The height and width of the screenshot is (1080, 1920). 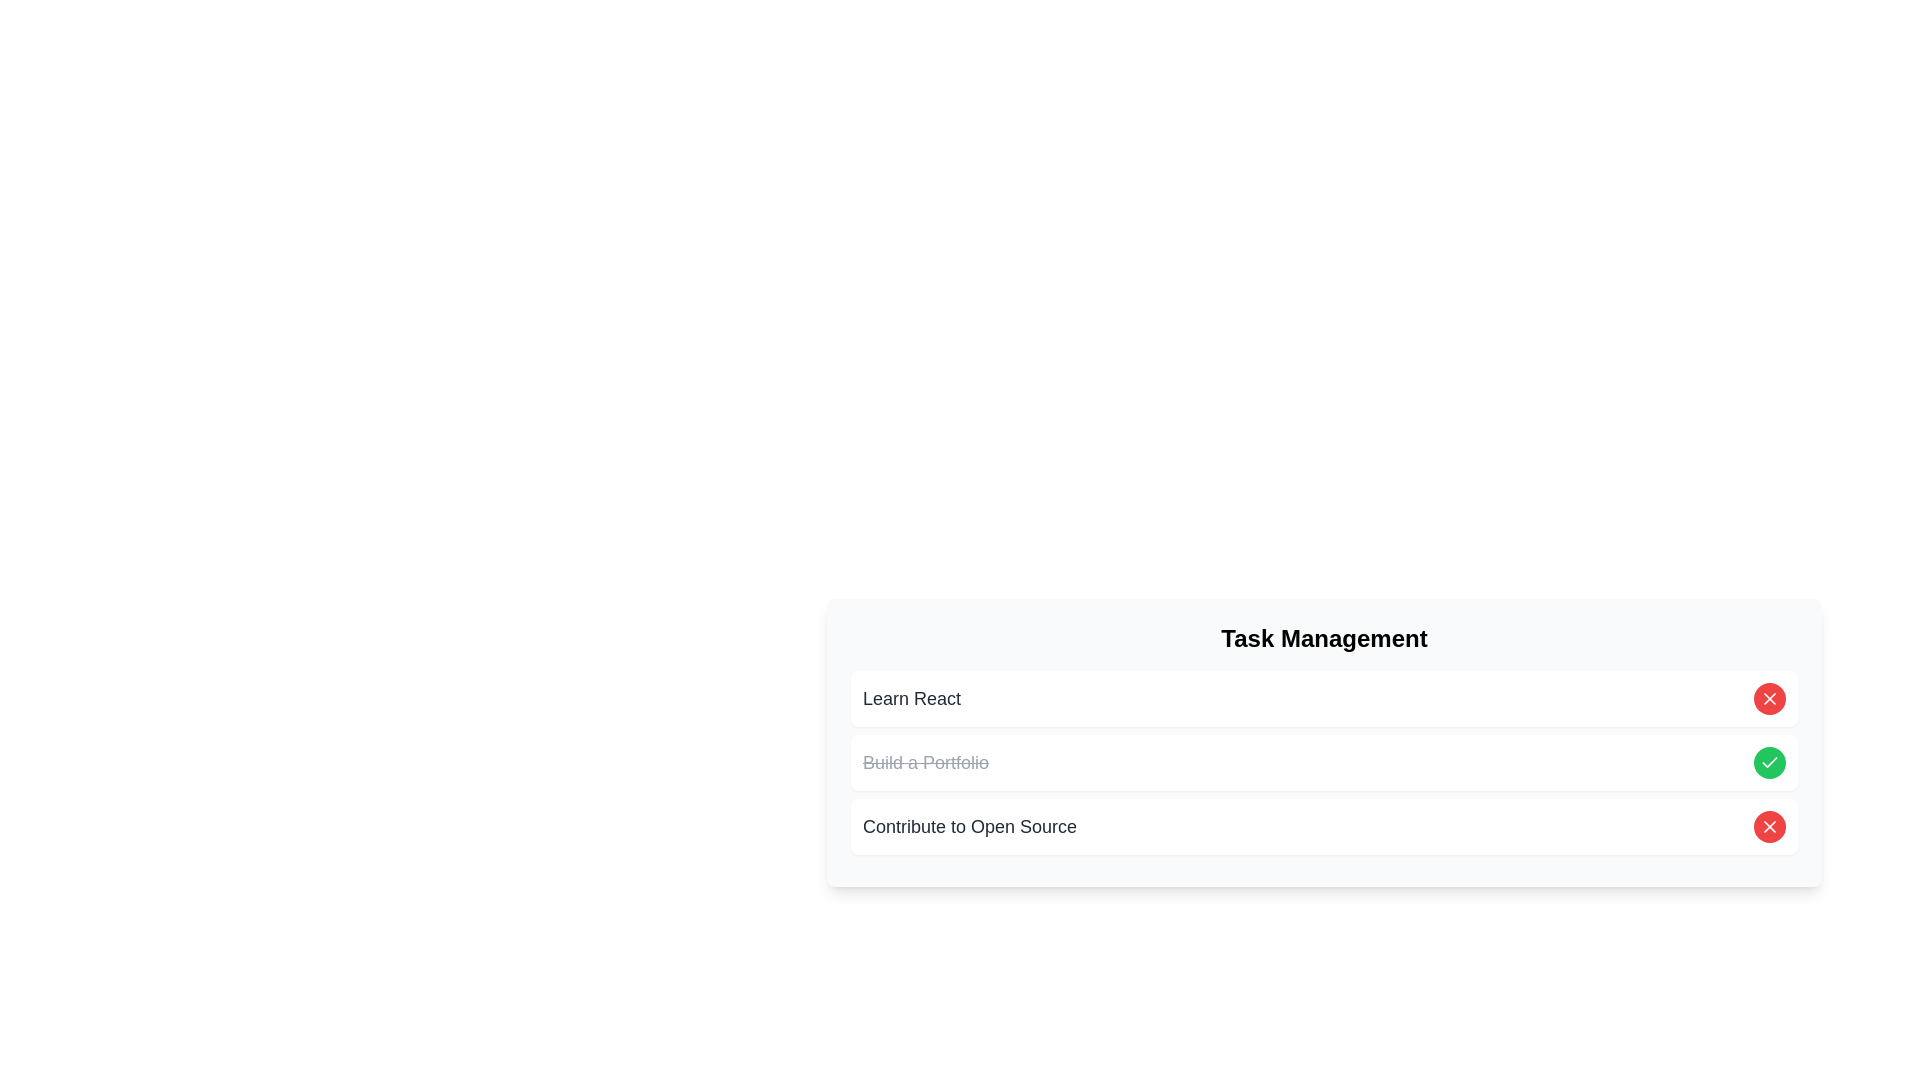 I want to click on the text label styled with a strikethrough and colored gray that displays 'Build a Portfolio' located in the 'Task Management' section, so click(x=925, y=763).